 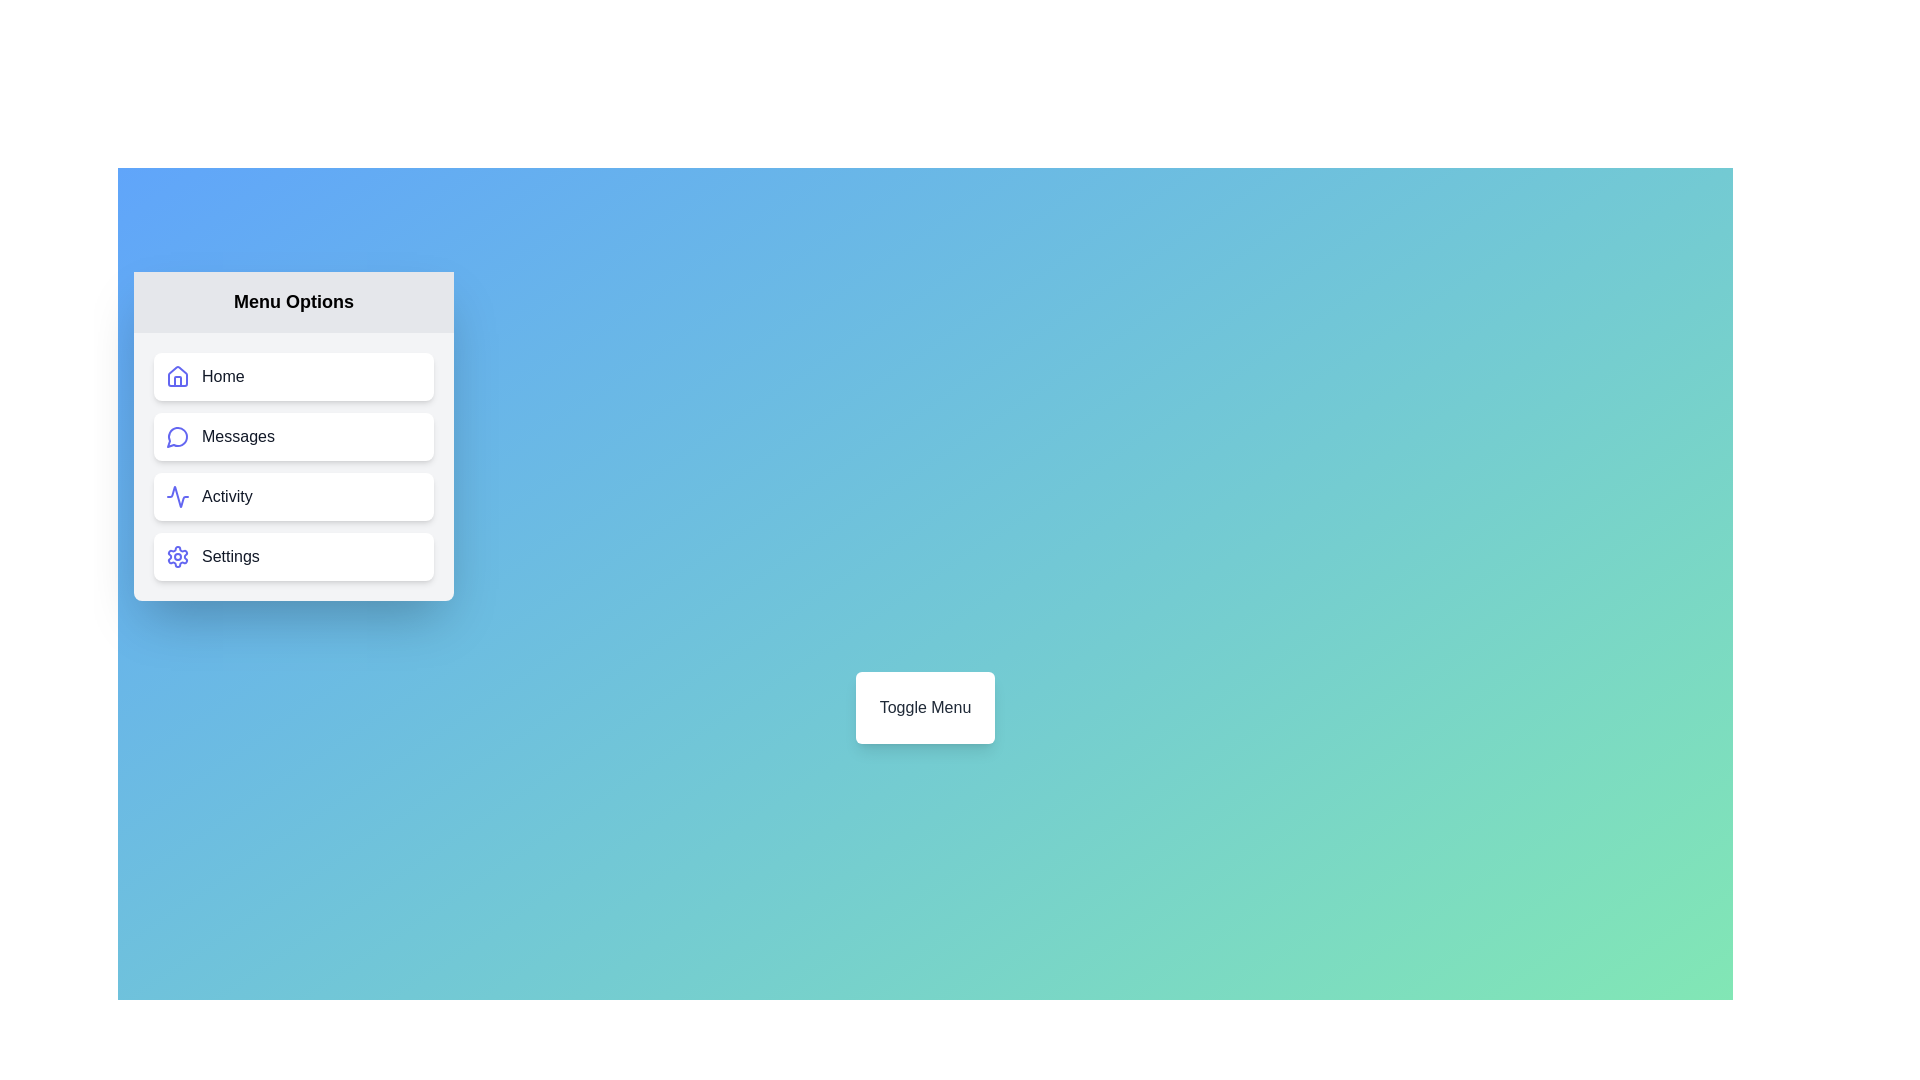 I want to click on the Settings menu item, so click(x=292, y=556).